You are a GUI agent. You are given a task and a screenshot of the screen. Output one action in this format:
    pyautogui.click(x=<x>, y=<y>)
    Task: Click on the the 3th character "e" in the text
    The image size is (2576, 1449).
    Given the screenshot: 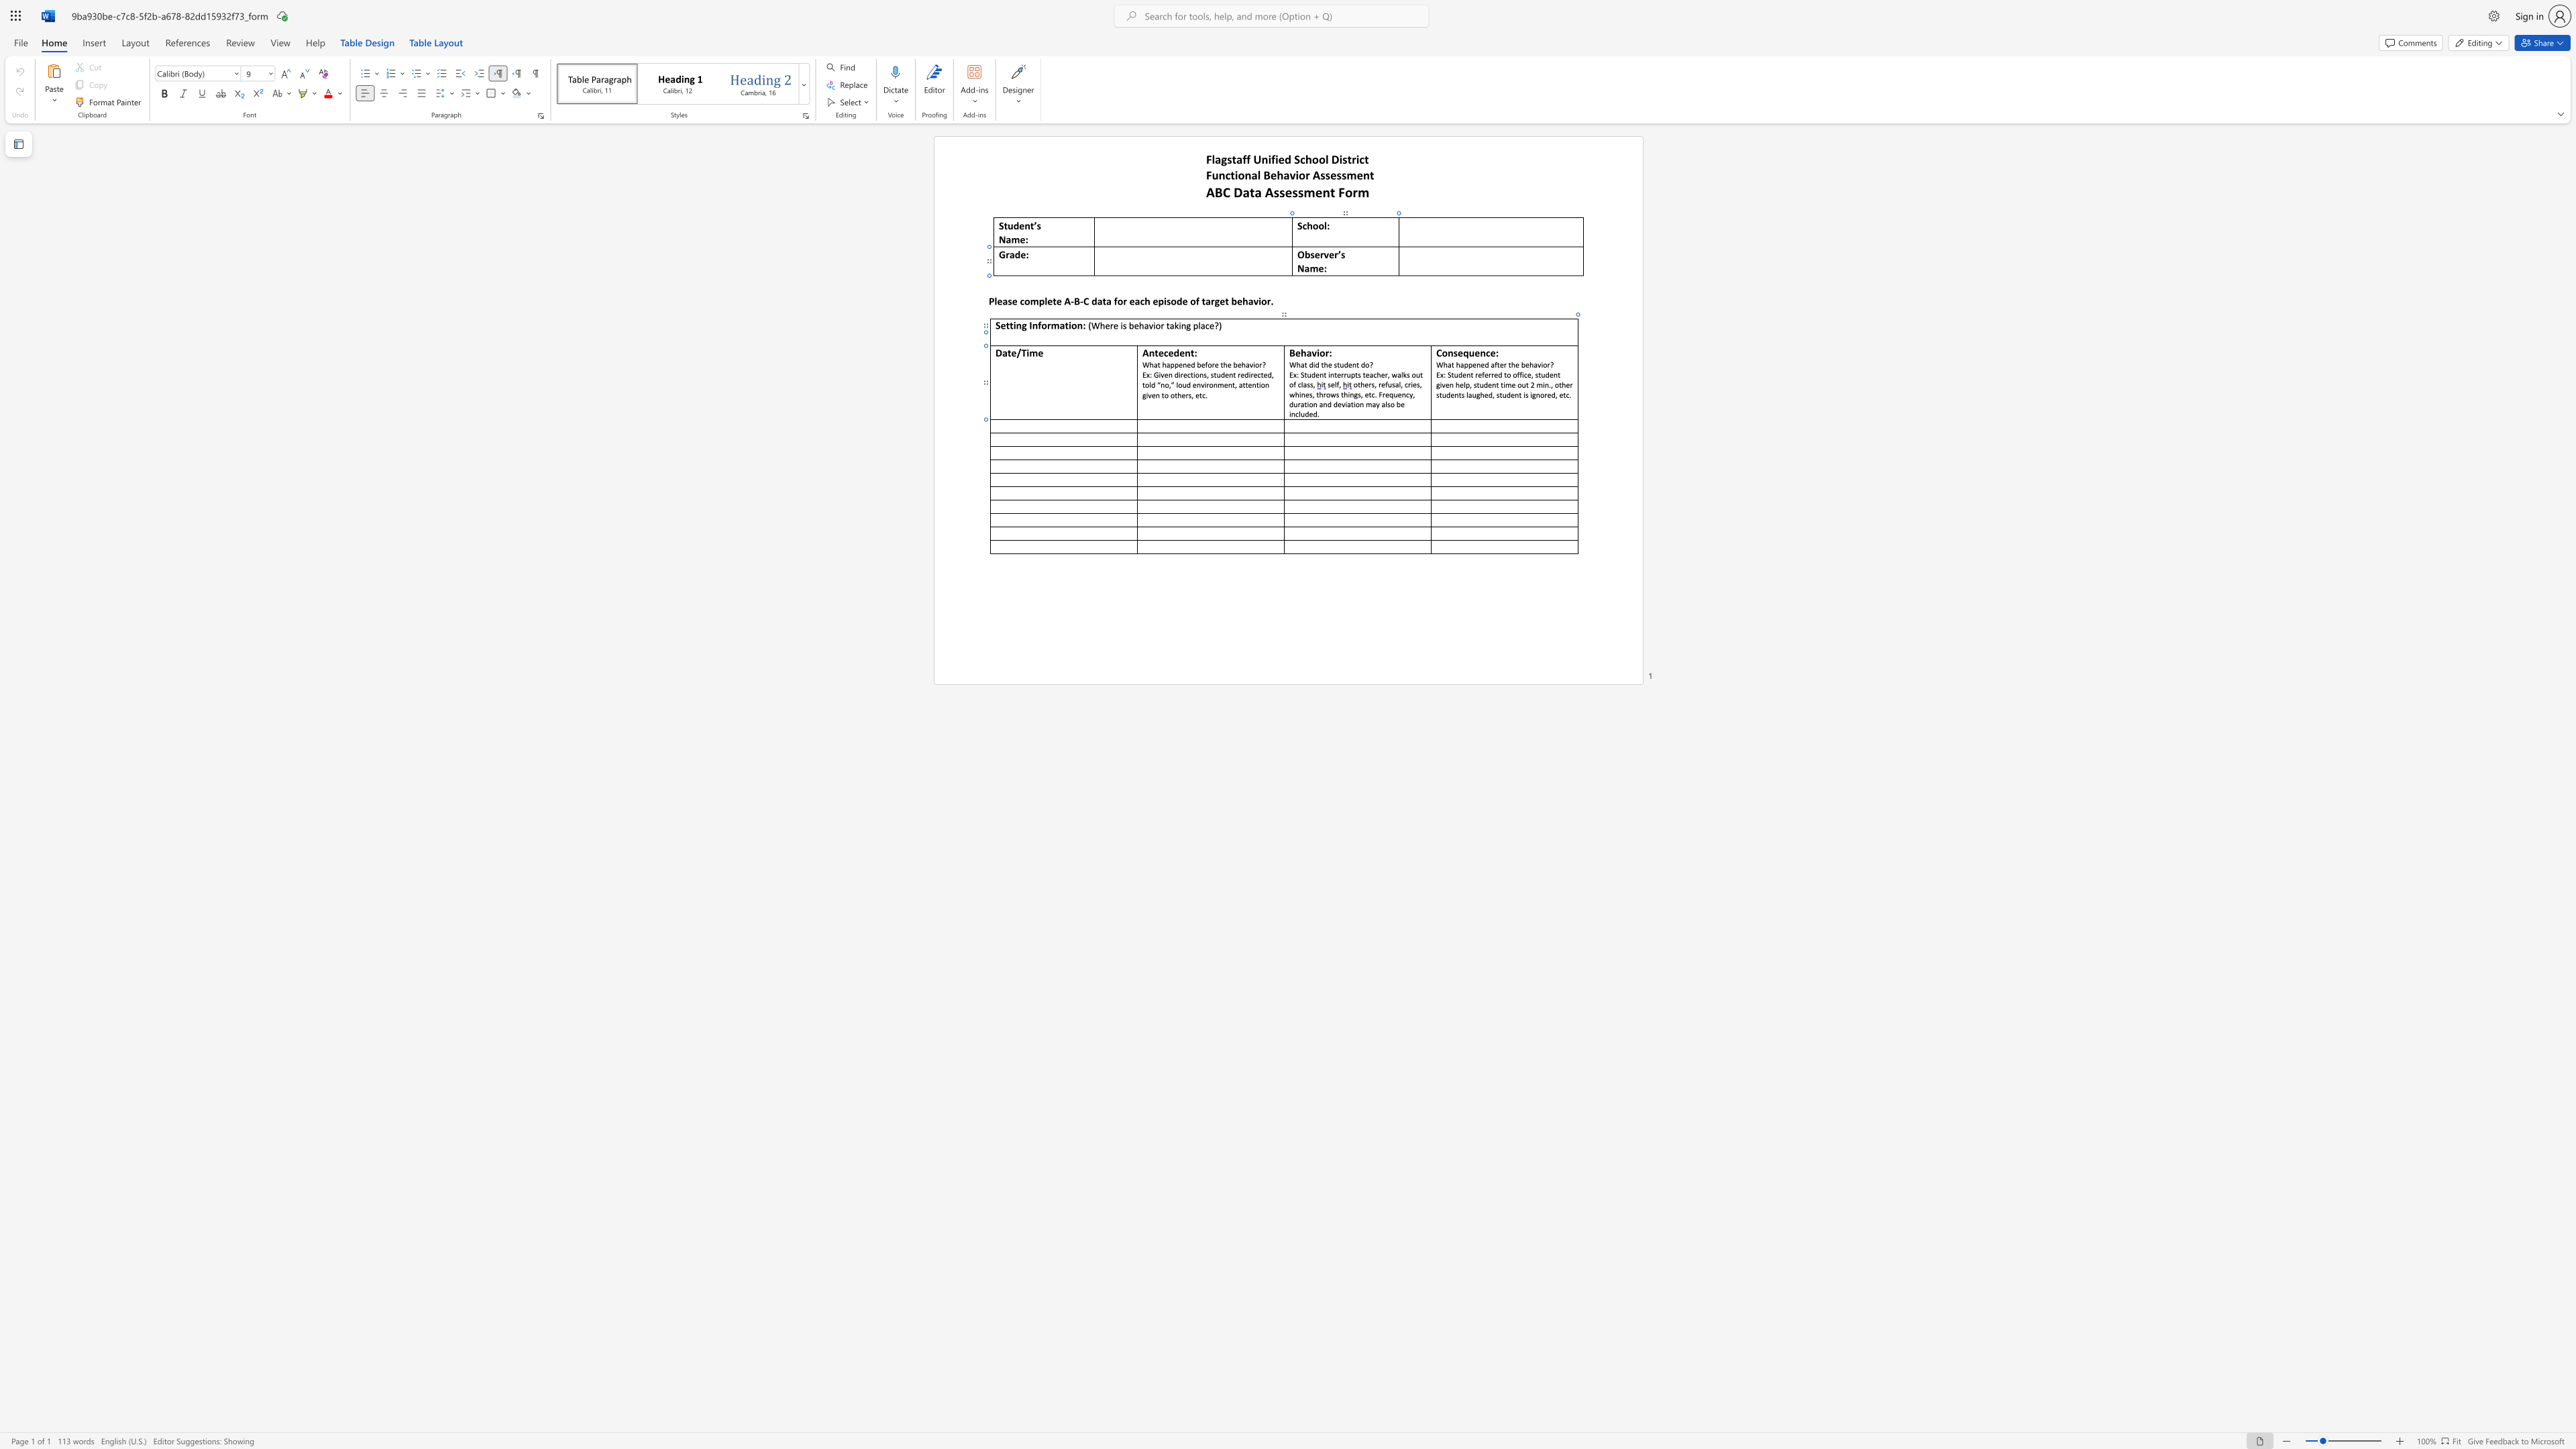 What is the action you would take?
    pyautogui.click(x=1492, y=353)
    